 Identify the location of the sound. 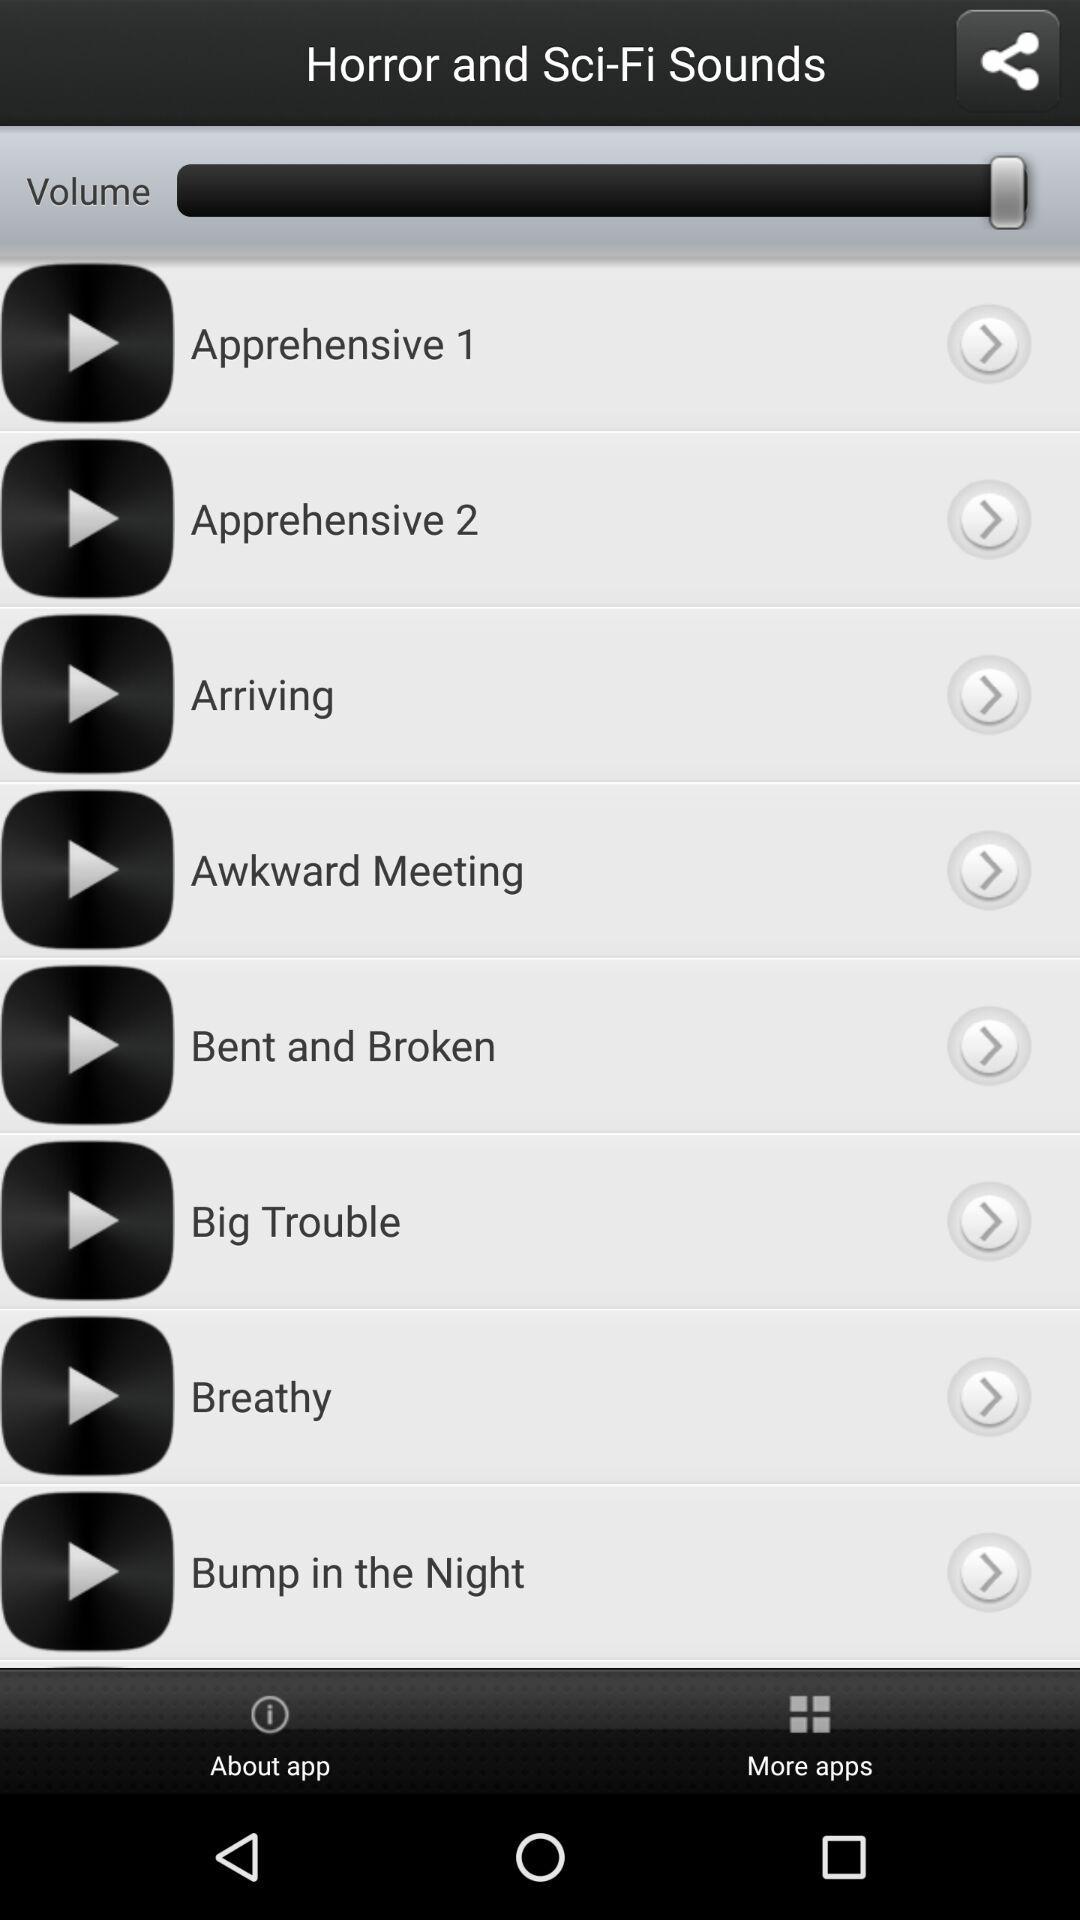
(987, 1219).